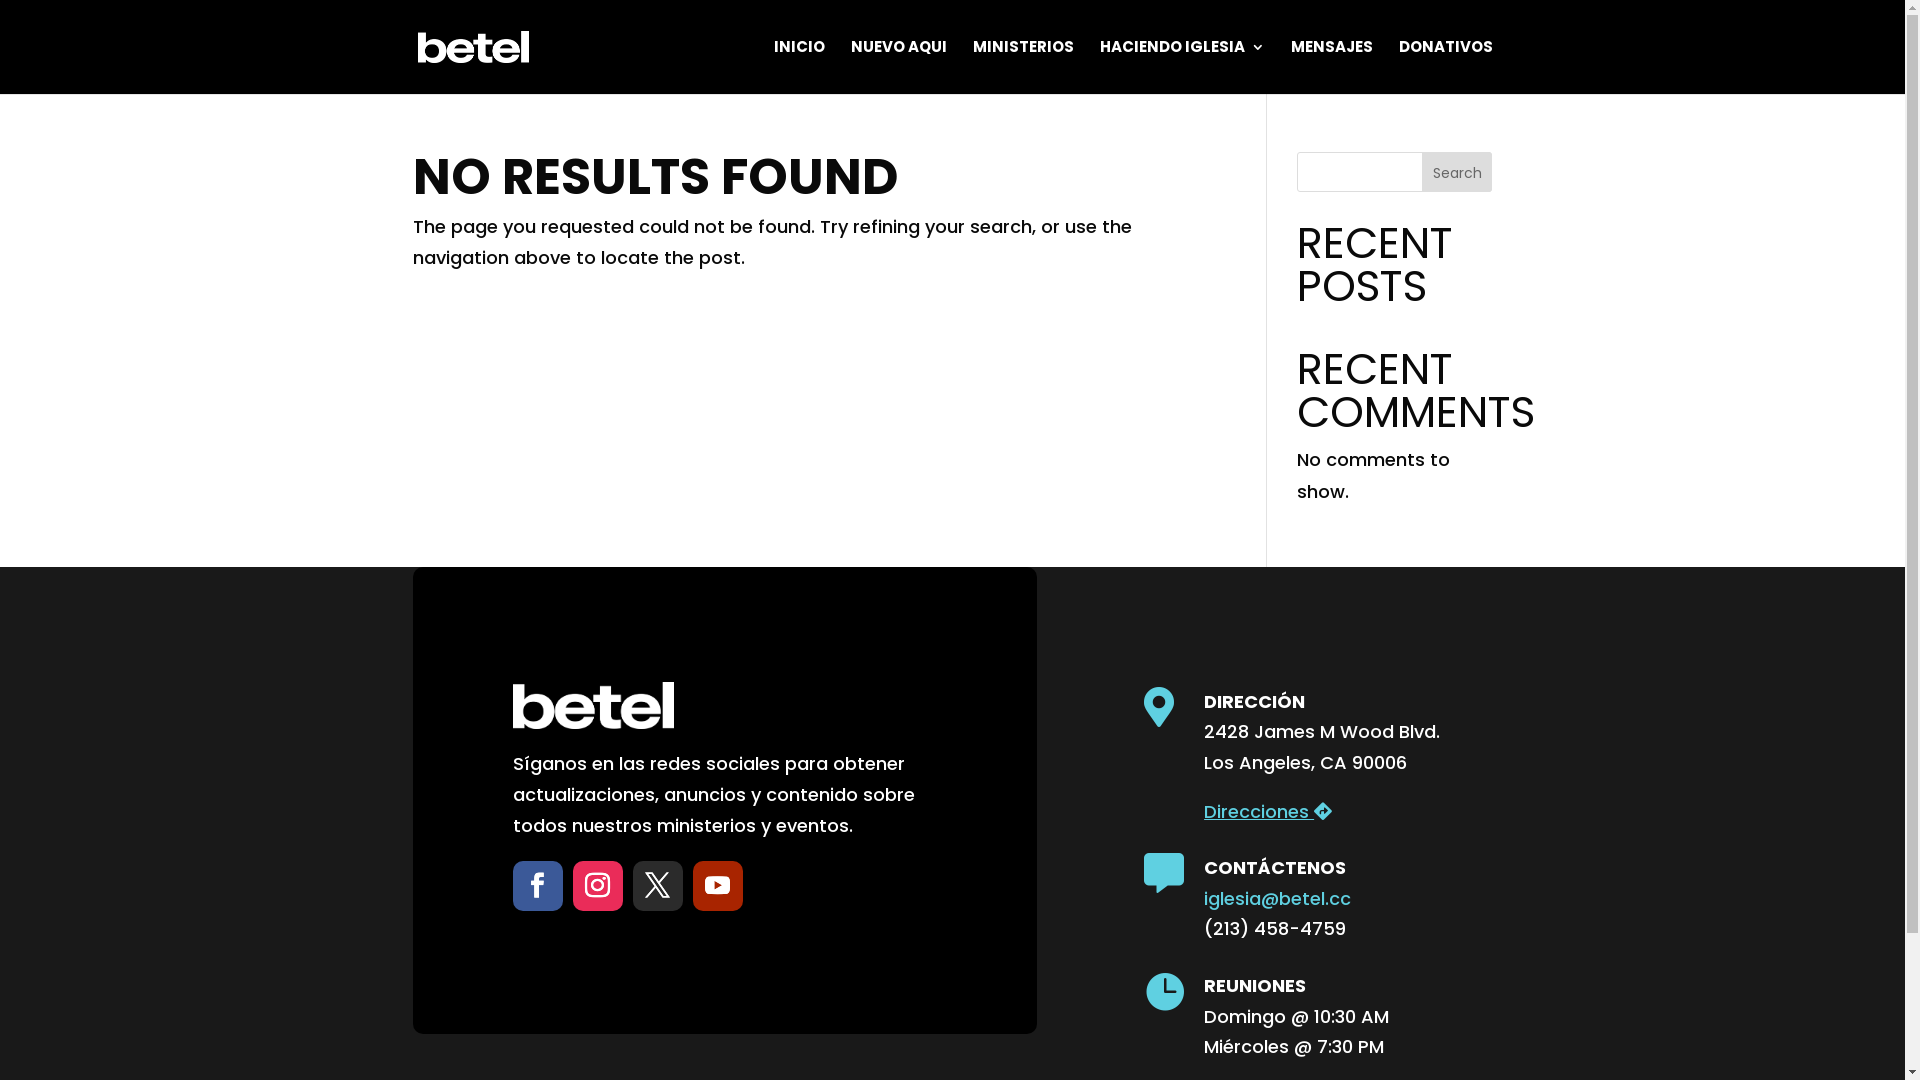 This screenshot has width=1920, height=1080. Describe the element at coordinates (657, 885) in the screenshot. I see `'Follow on X'` at that location.